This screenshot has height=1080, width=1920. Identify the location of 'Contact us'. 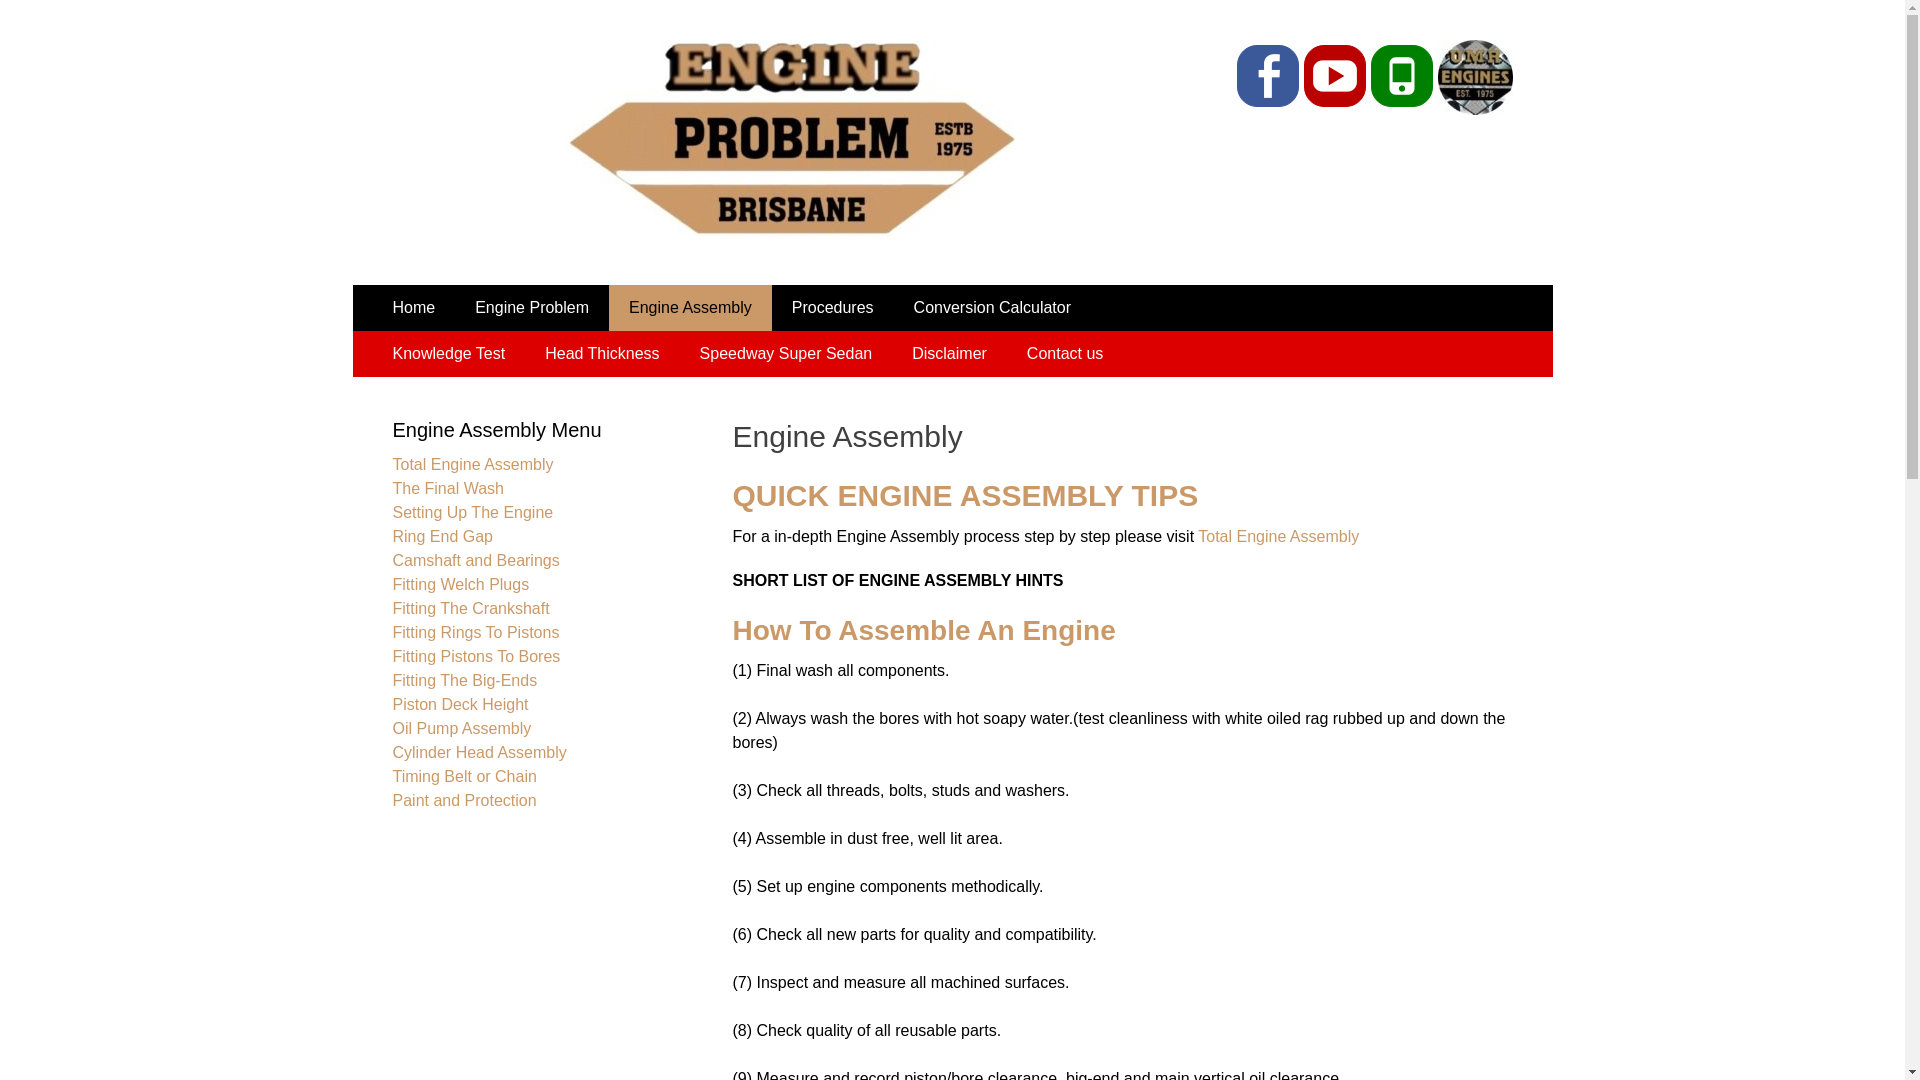
(1064, 353).